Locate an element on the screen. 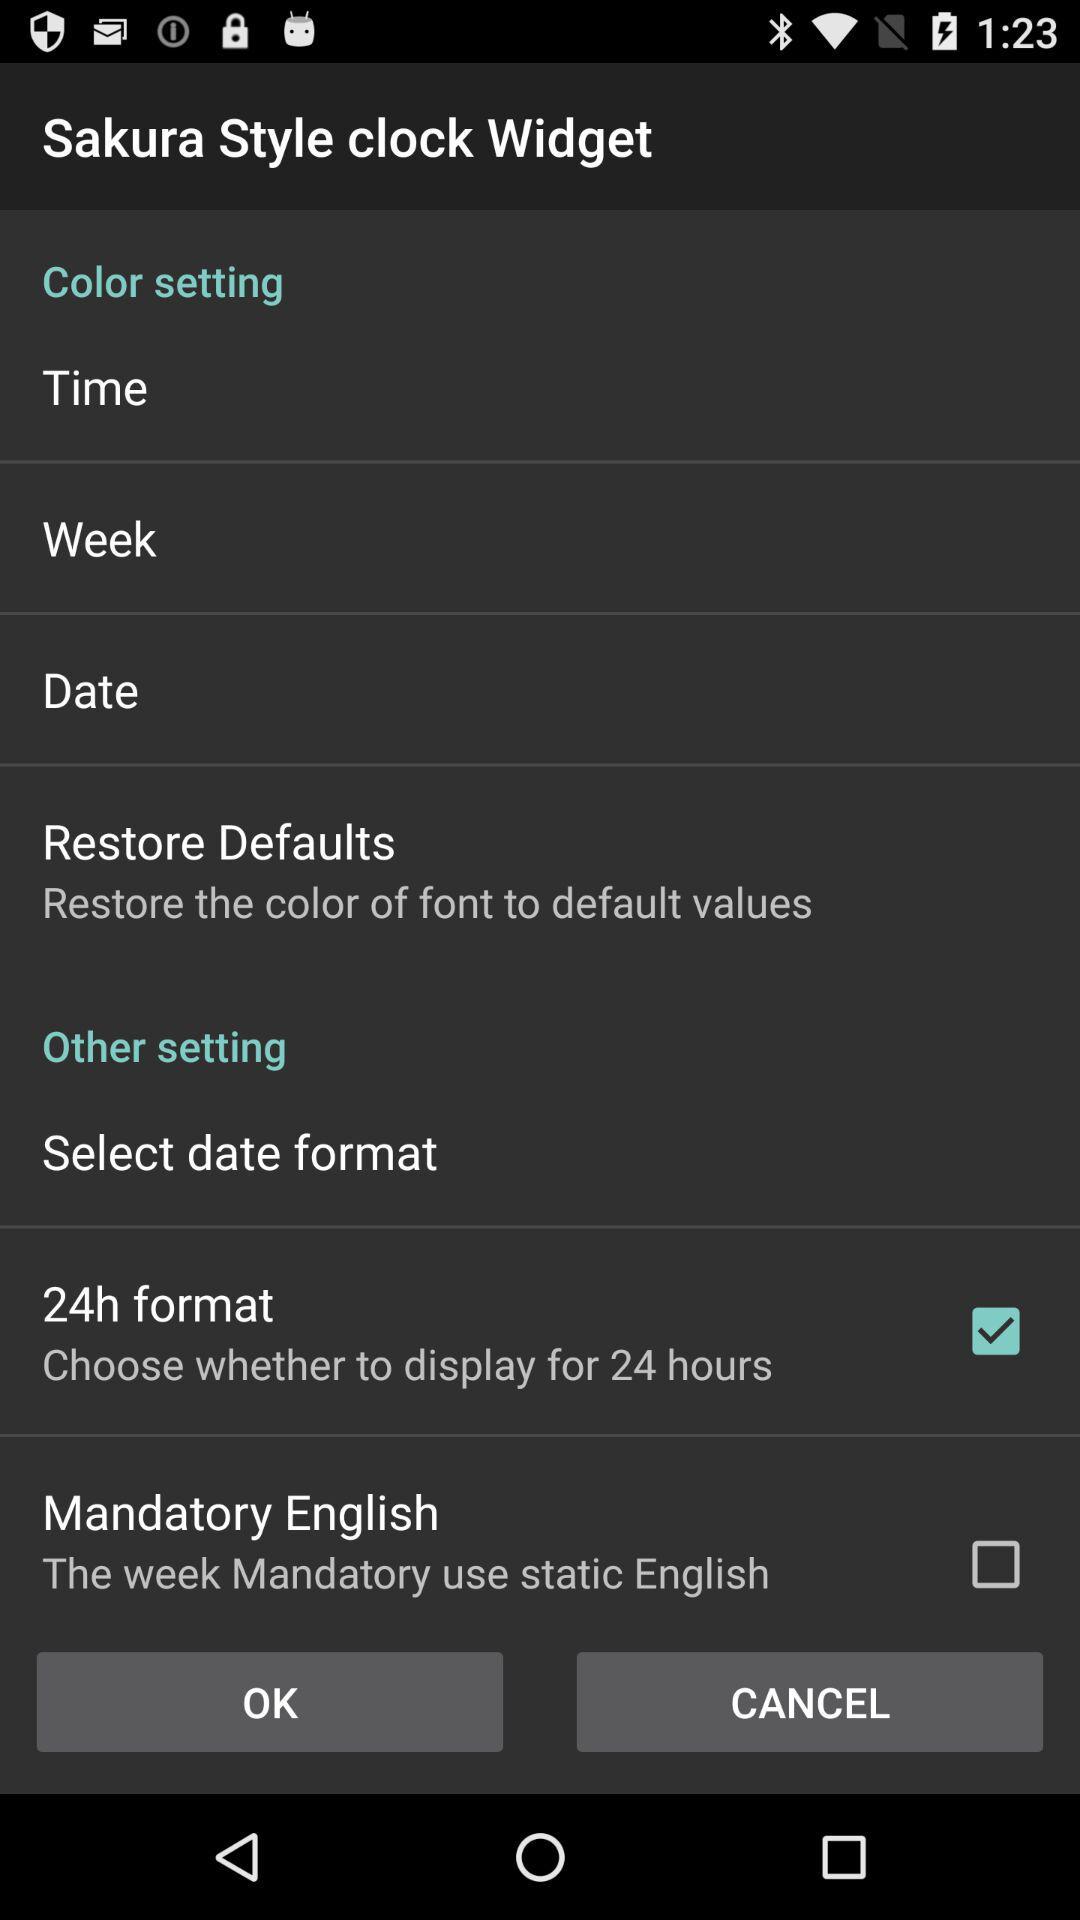 The image size is (1080, 1920). the color setting item is located at coordinates (540, 258).